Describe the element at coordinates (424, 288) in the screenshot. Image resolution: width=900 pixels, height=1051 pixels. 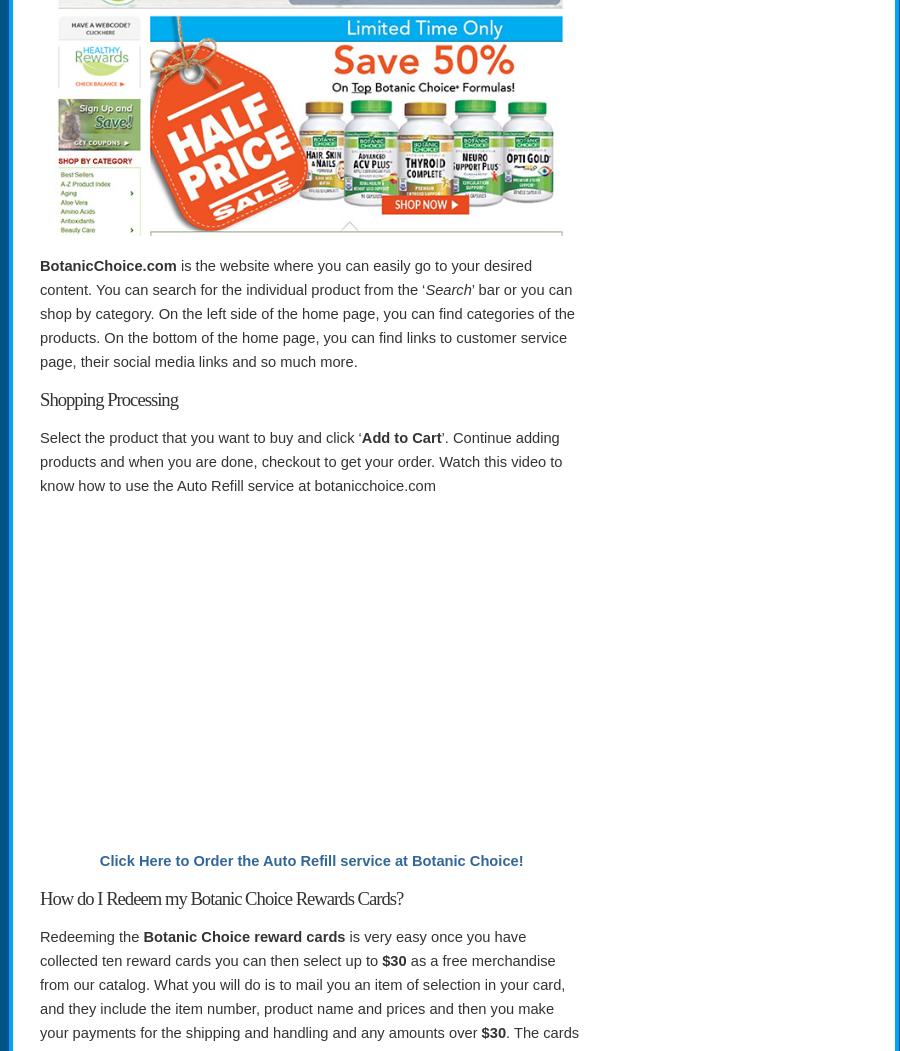
I see `'Search'` at that location.